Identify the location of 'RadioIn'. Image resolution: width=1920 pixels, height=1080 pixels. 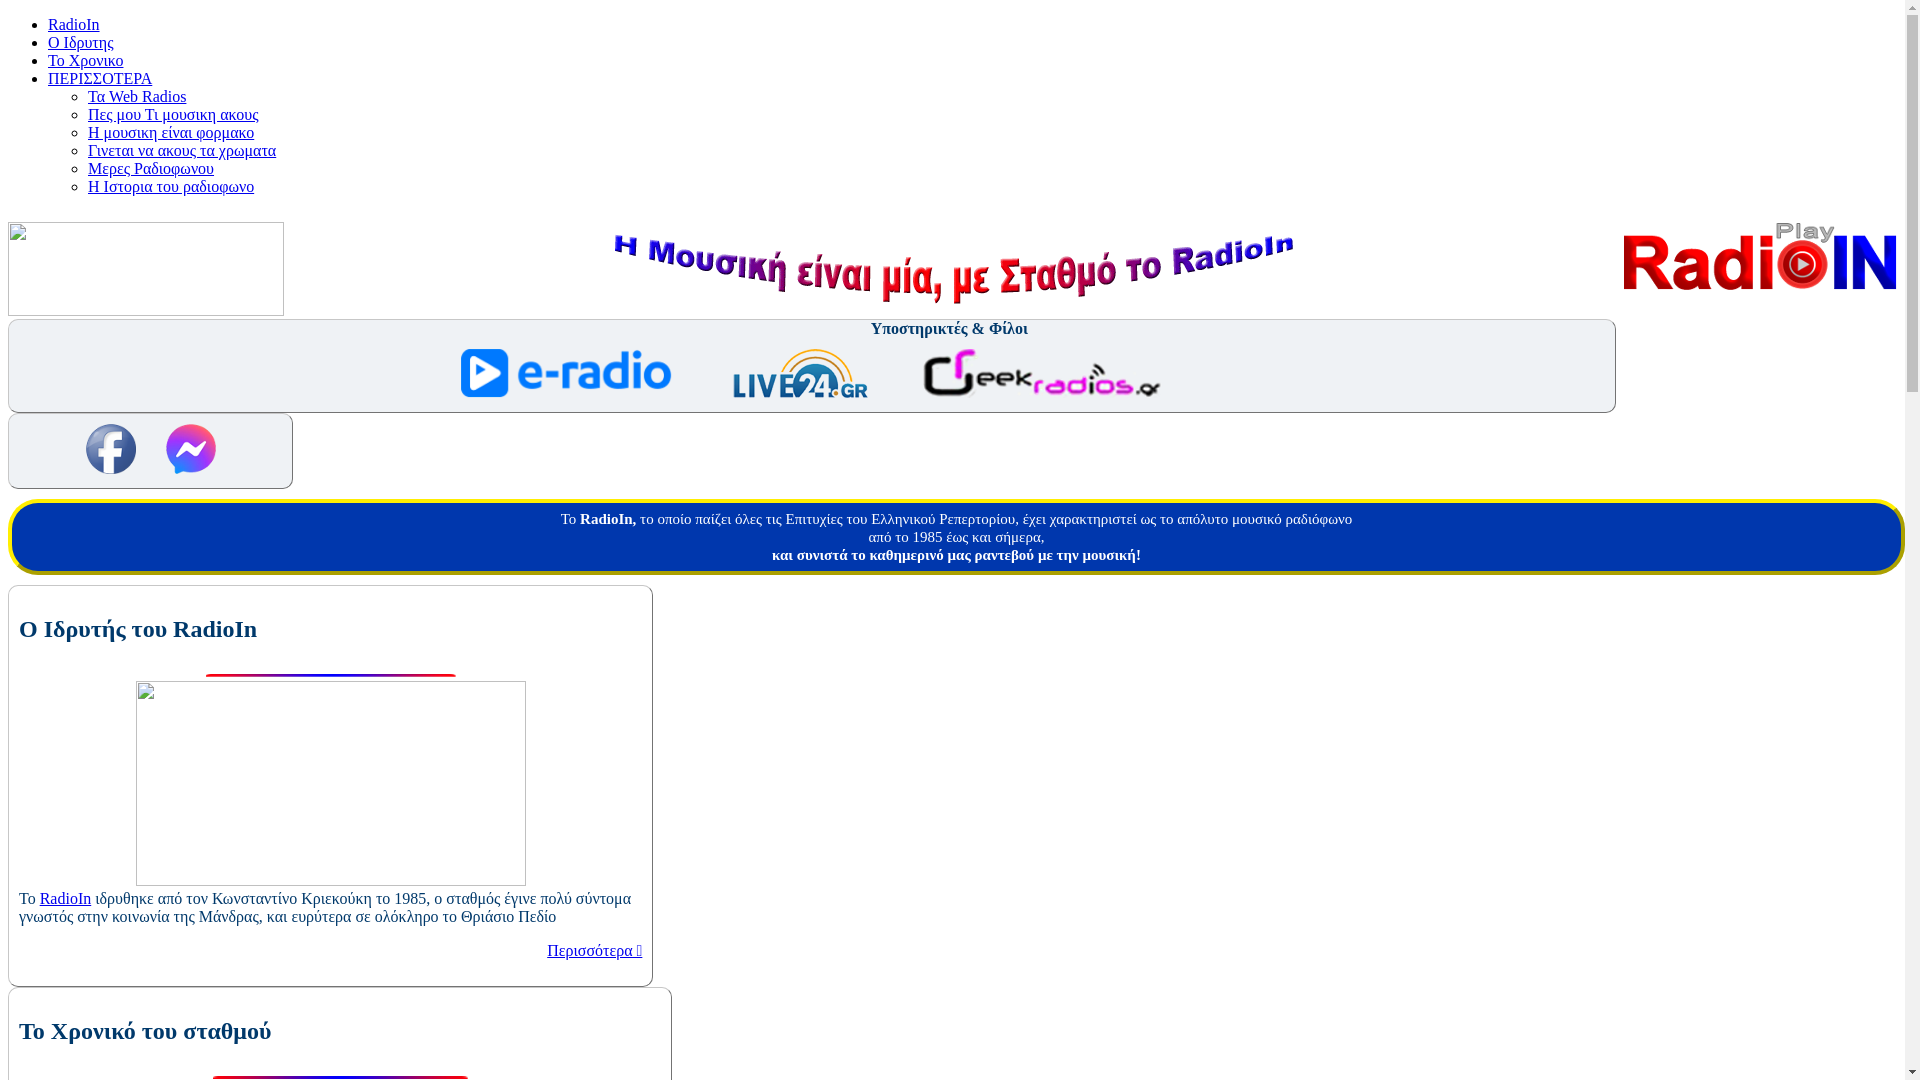
(66, 897).